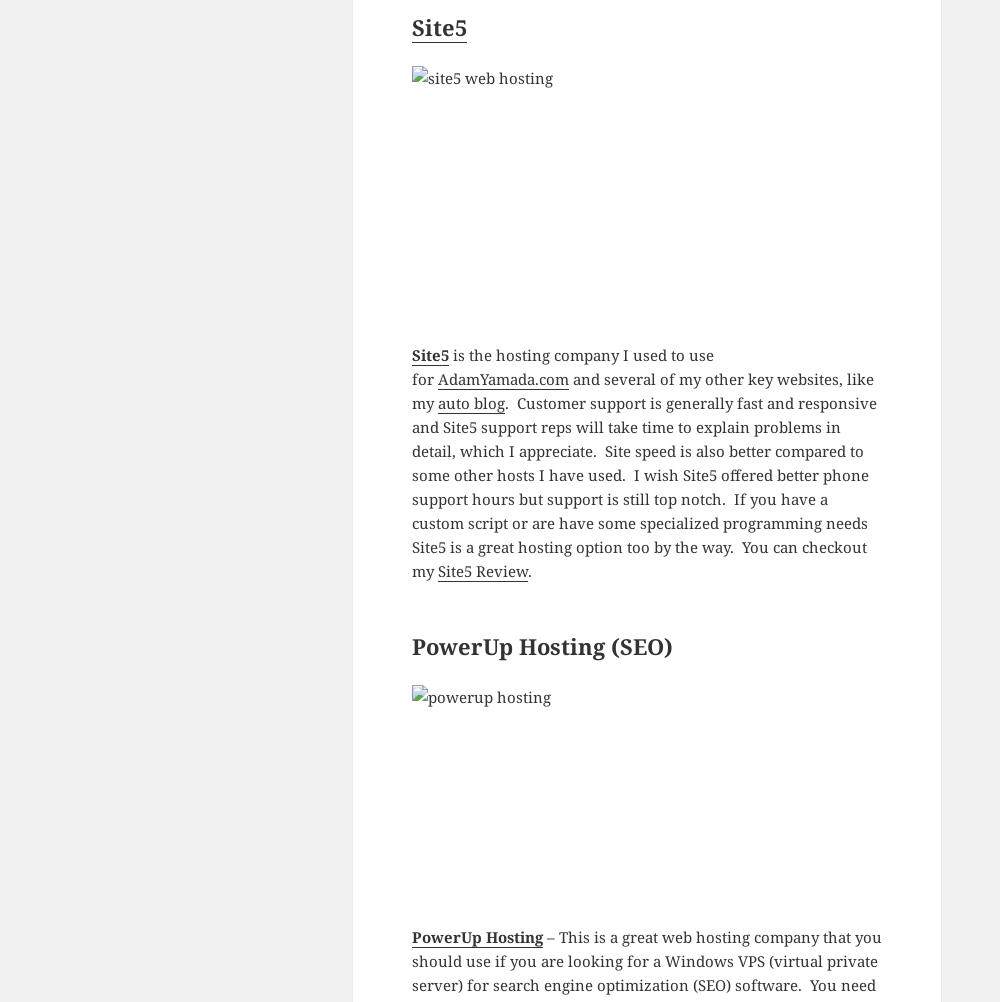 Image resolution: width=1000 pixels, height=1002 pixels. What do you see at coordinates (502, 378) in the screenshot?
I see `'AdamYamada.com'` at bounding box center [502, 378].